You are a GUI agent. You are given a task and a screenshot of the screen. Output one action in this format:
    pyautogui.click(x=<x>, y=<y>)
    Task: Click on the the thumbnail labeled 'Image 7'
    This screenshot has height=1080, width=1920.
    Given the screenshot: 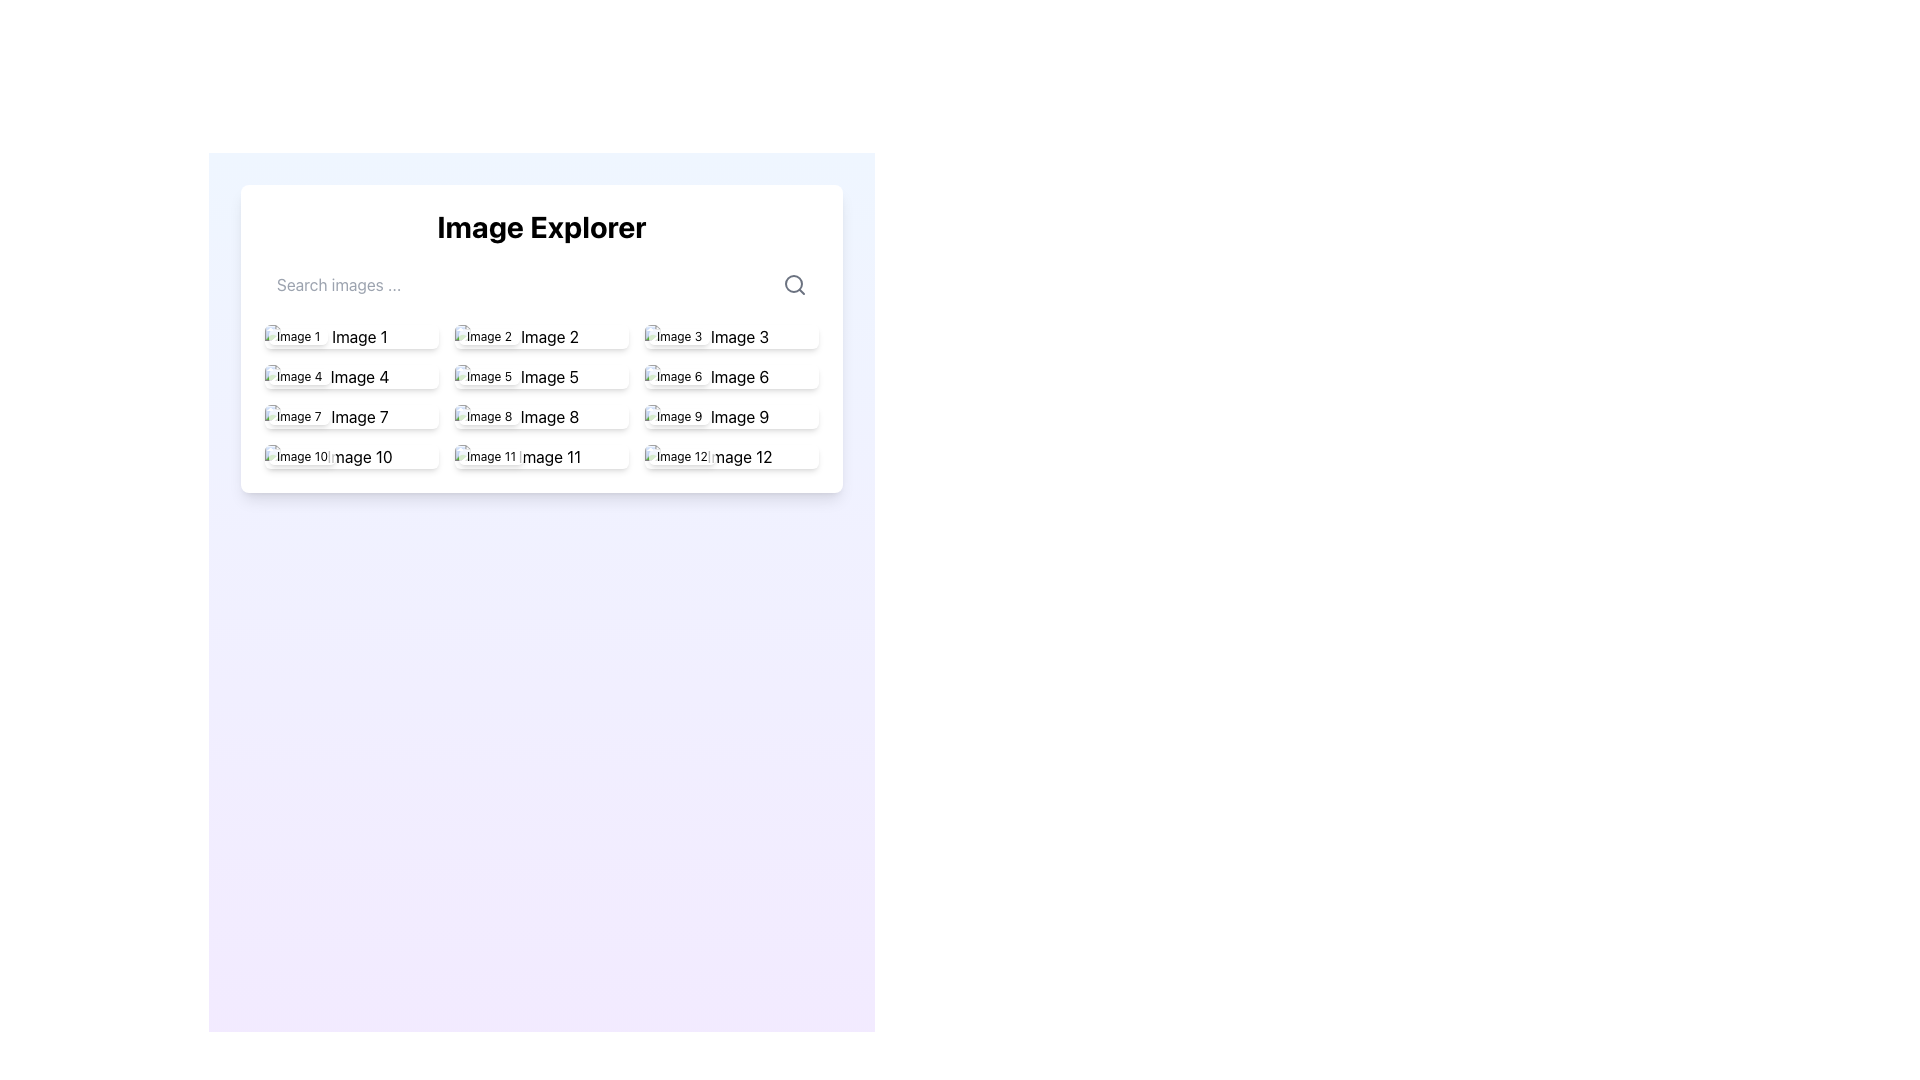 What is the action you would take?
    pyautogui.click(x=351, y=415)
    